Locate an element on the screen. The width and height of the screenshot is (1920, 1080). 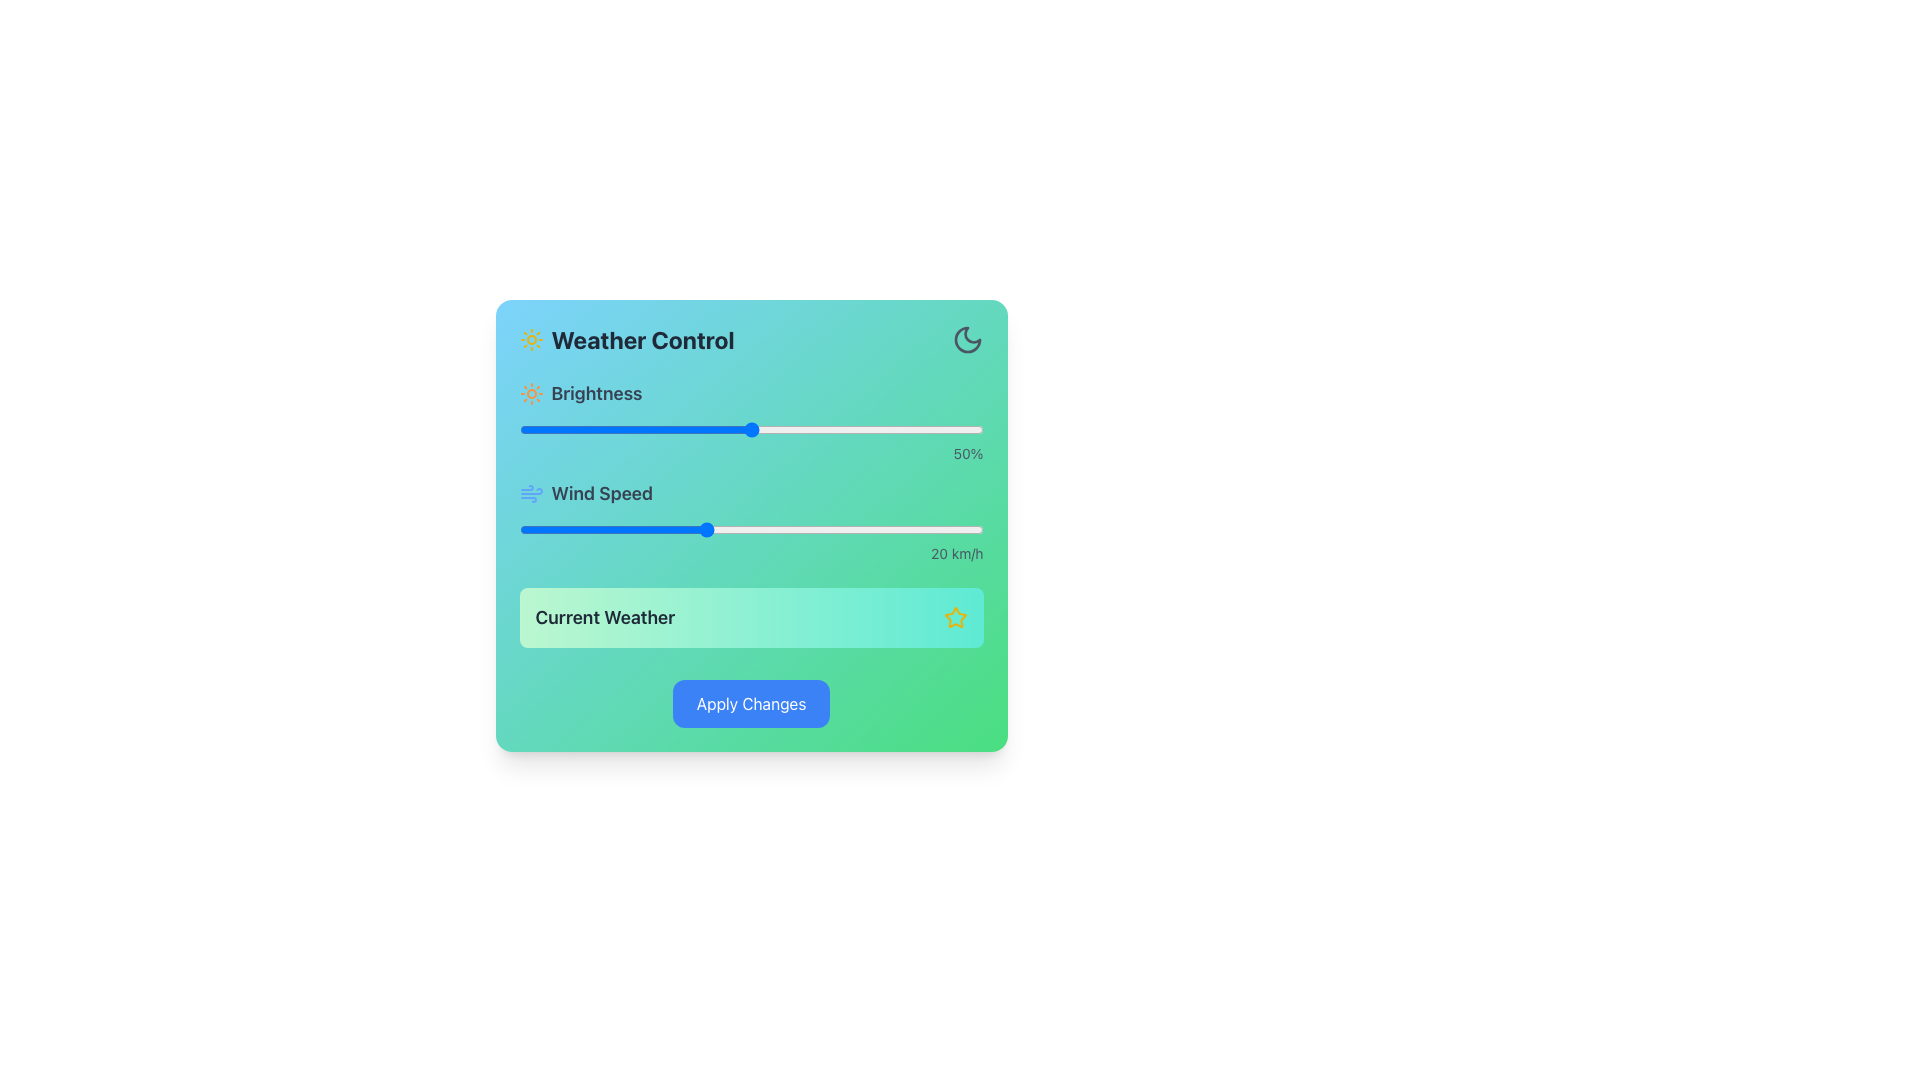
brightness level is located at coordinates (964, 428).